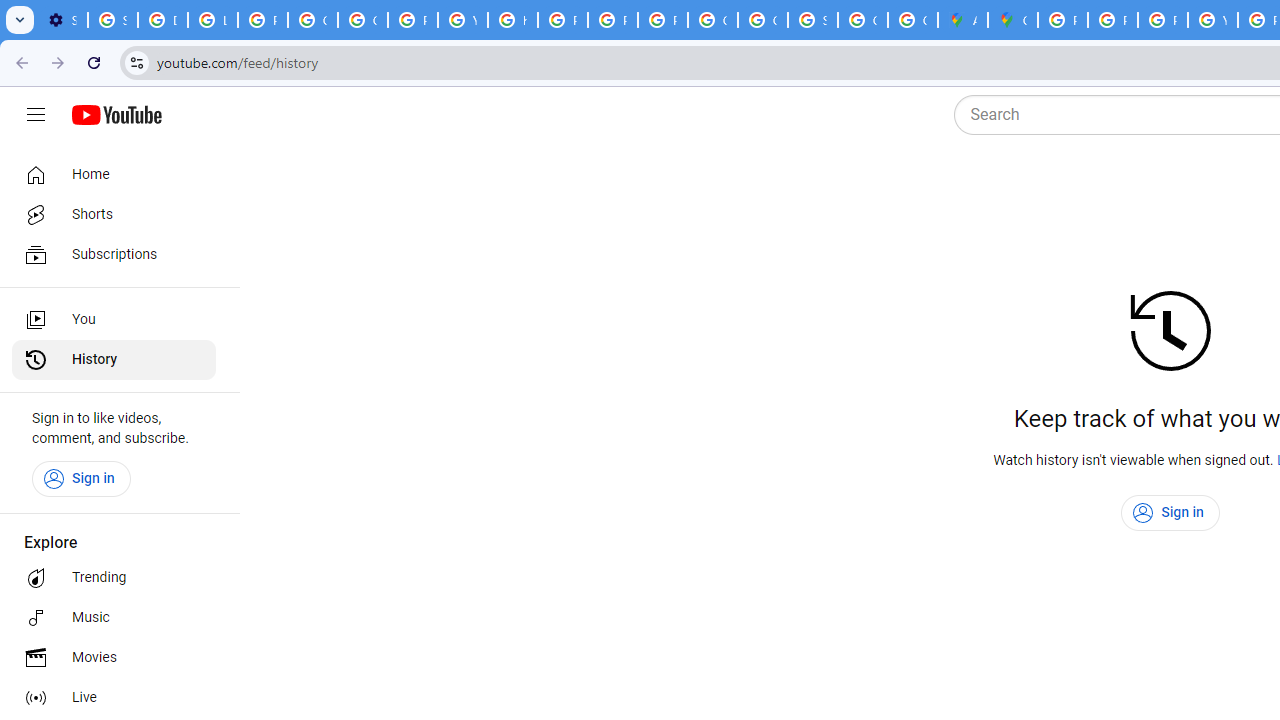 Image resolution: width=1280 pixels, height=720 pixels. What do you see at coordinates (115, 115) in the screenshot?
I see `'YouTube Home'` at bounding box center [115, 115].